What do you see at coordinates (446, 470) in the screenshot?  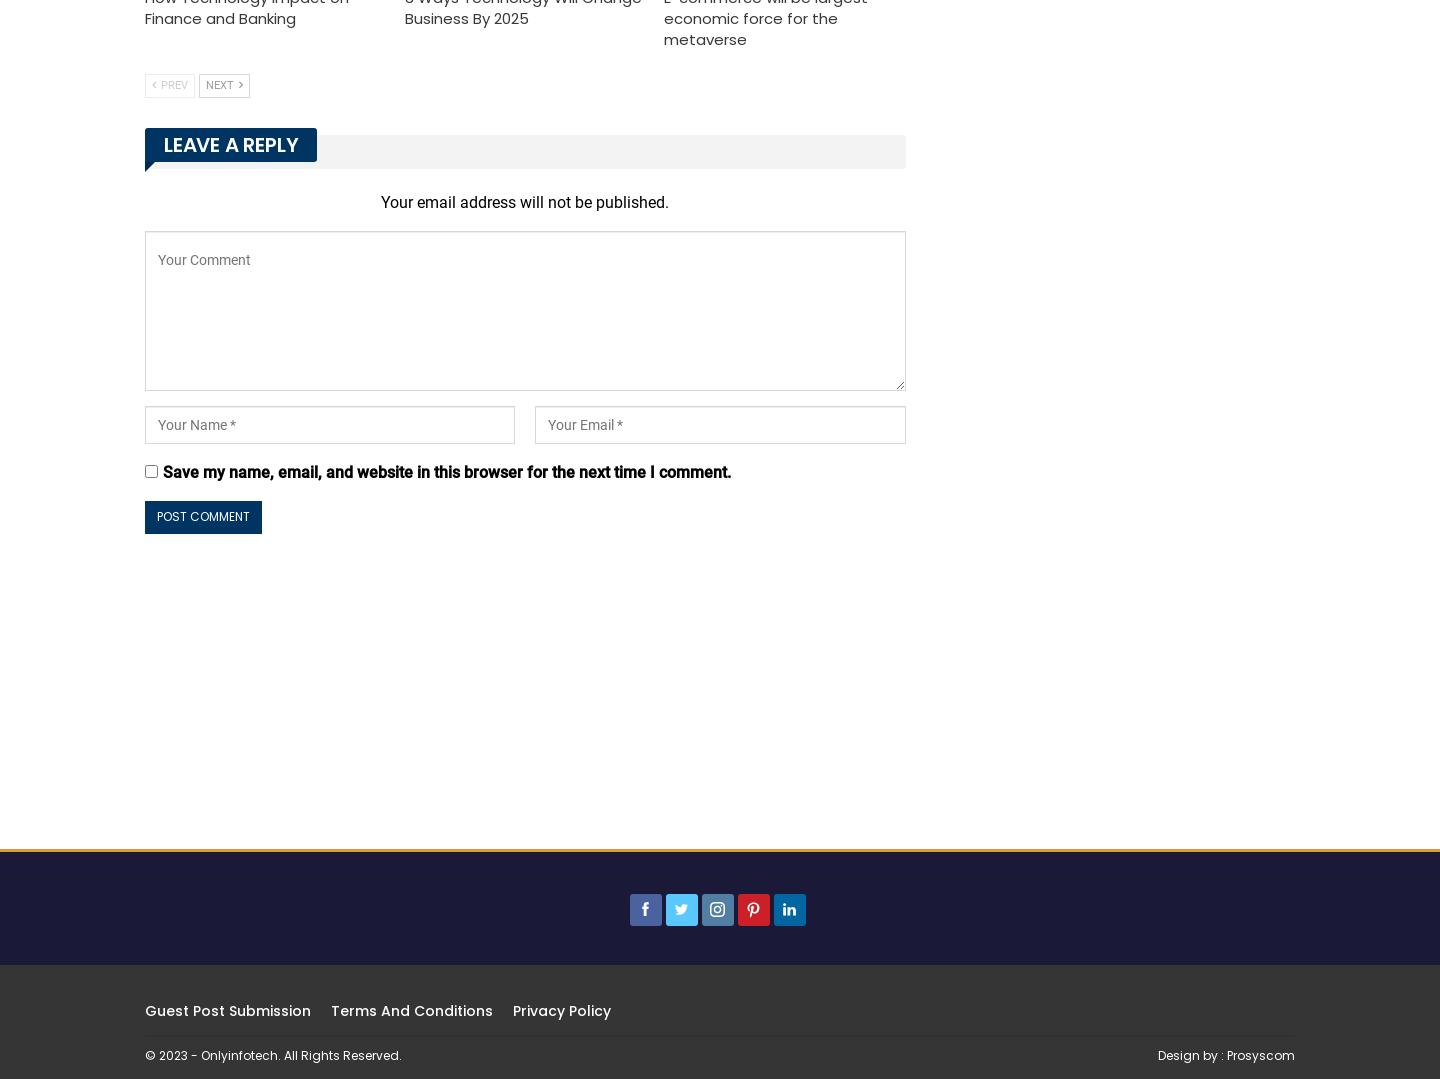 I see `'Save my name, email, and website in this browser for the next time I comment.'` at bounding box center [446, 470].